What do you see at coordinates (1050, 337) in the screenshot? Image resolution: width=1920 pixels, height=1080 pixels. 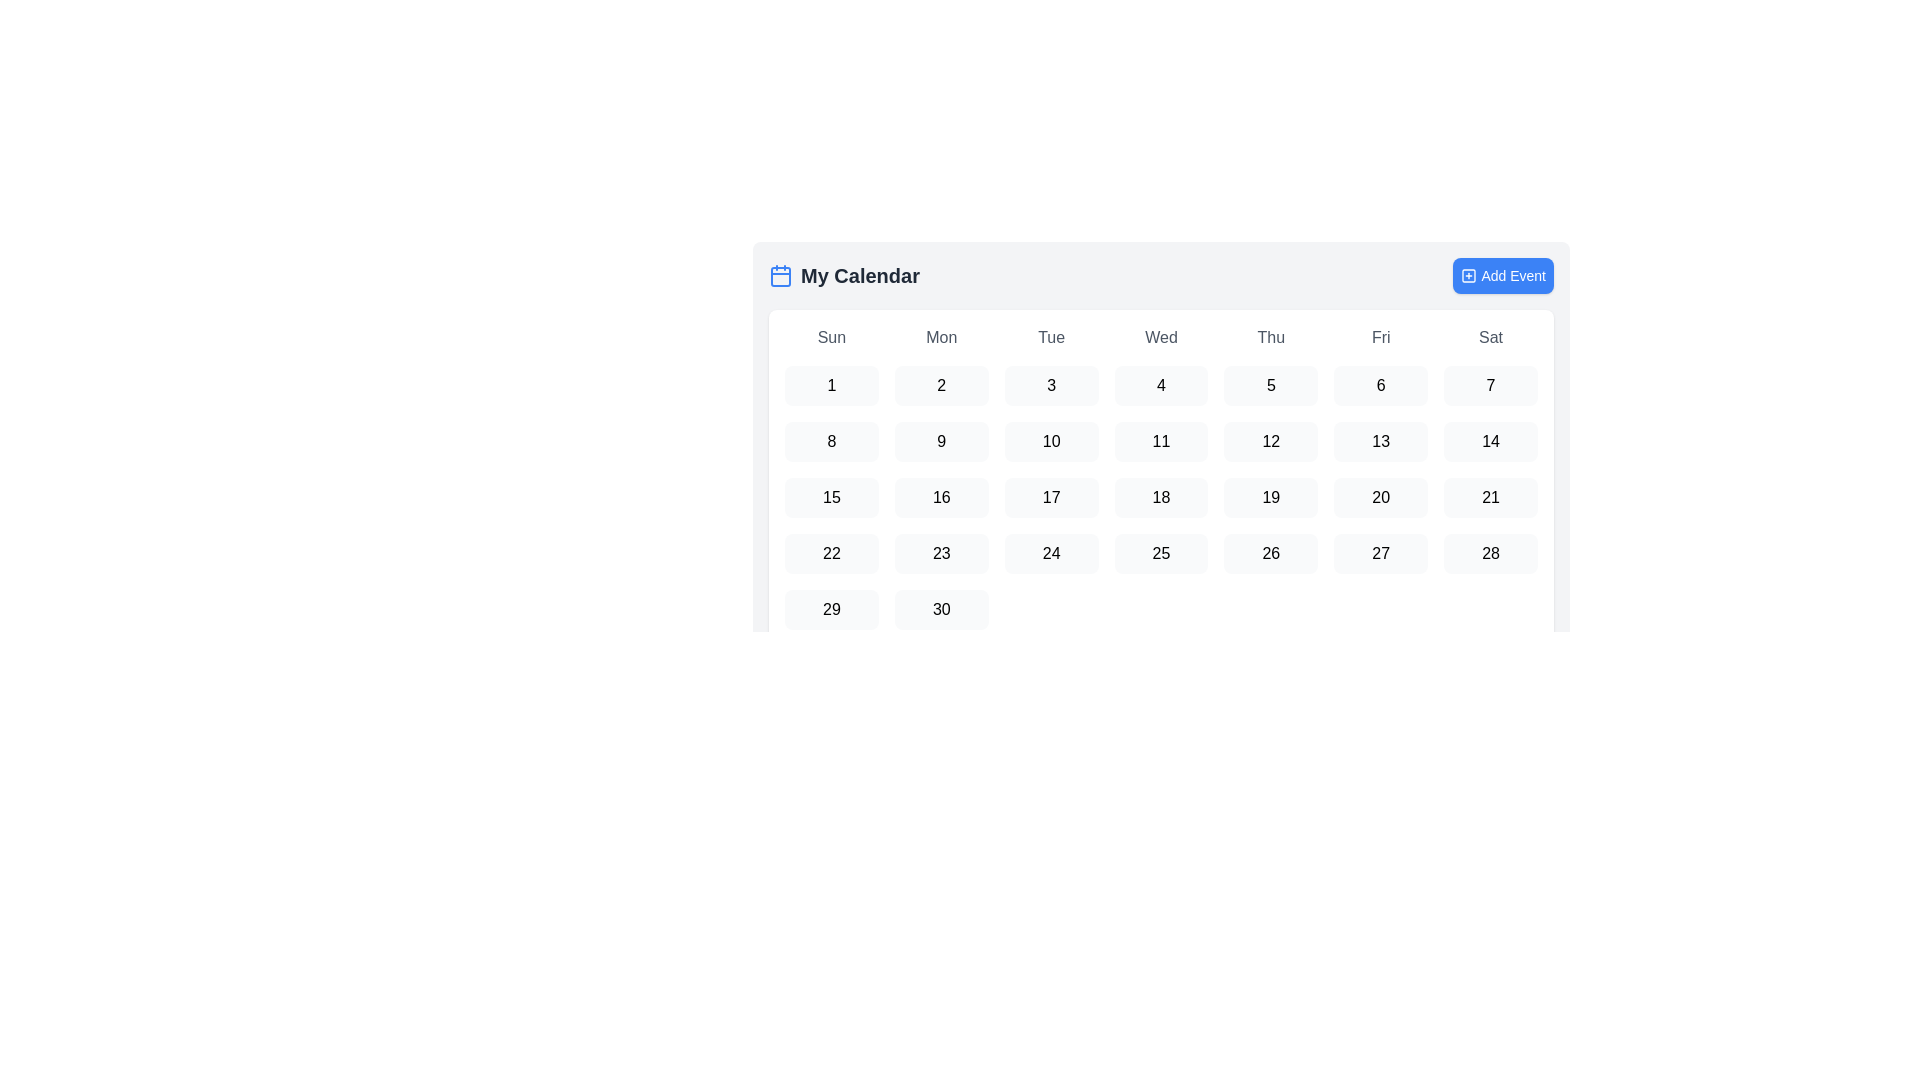 I see `the 'Tuesday' text label in the calendar interface, which is the third day header located between 'Mon' and 'Wed'` at bounding box center [1050, 337].